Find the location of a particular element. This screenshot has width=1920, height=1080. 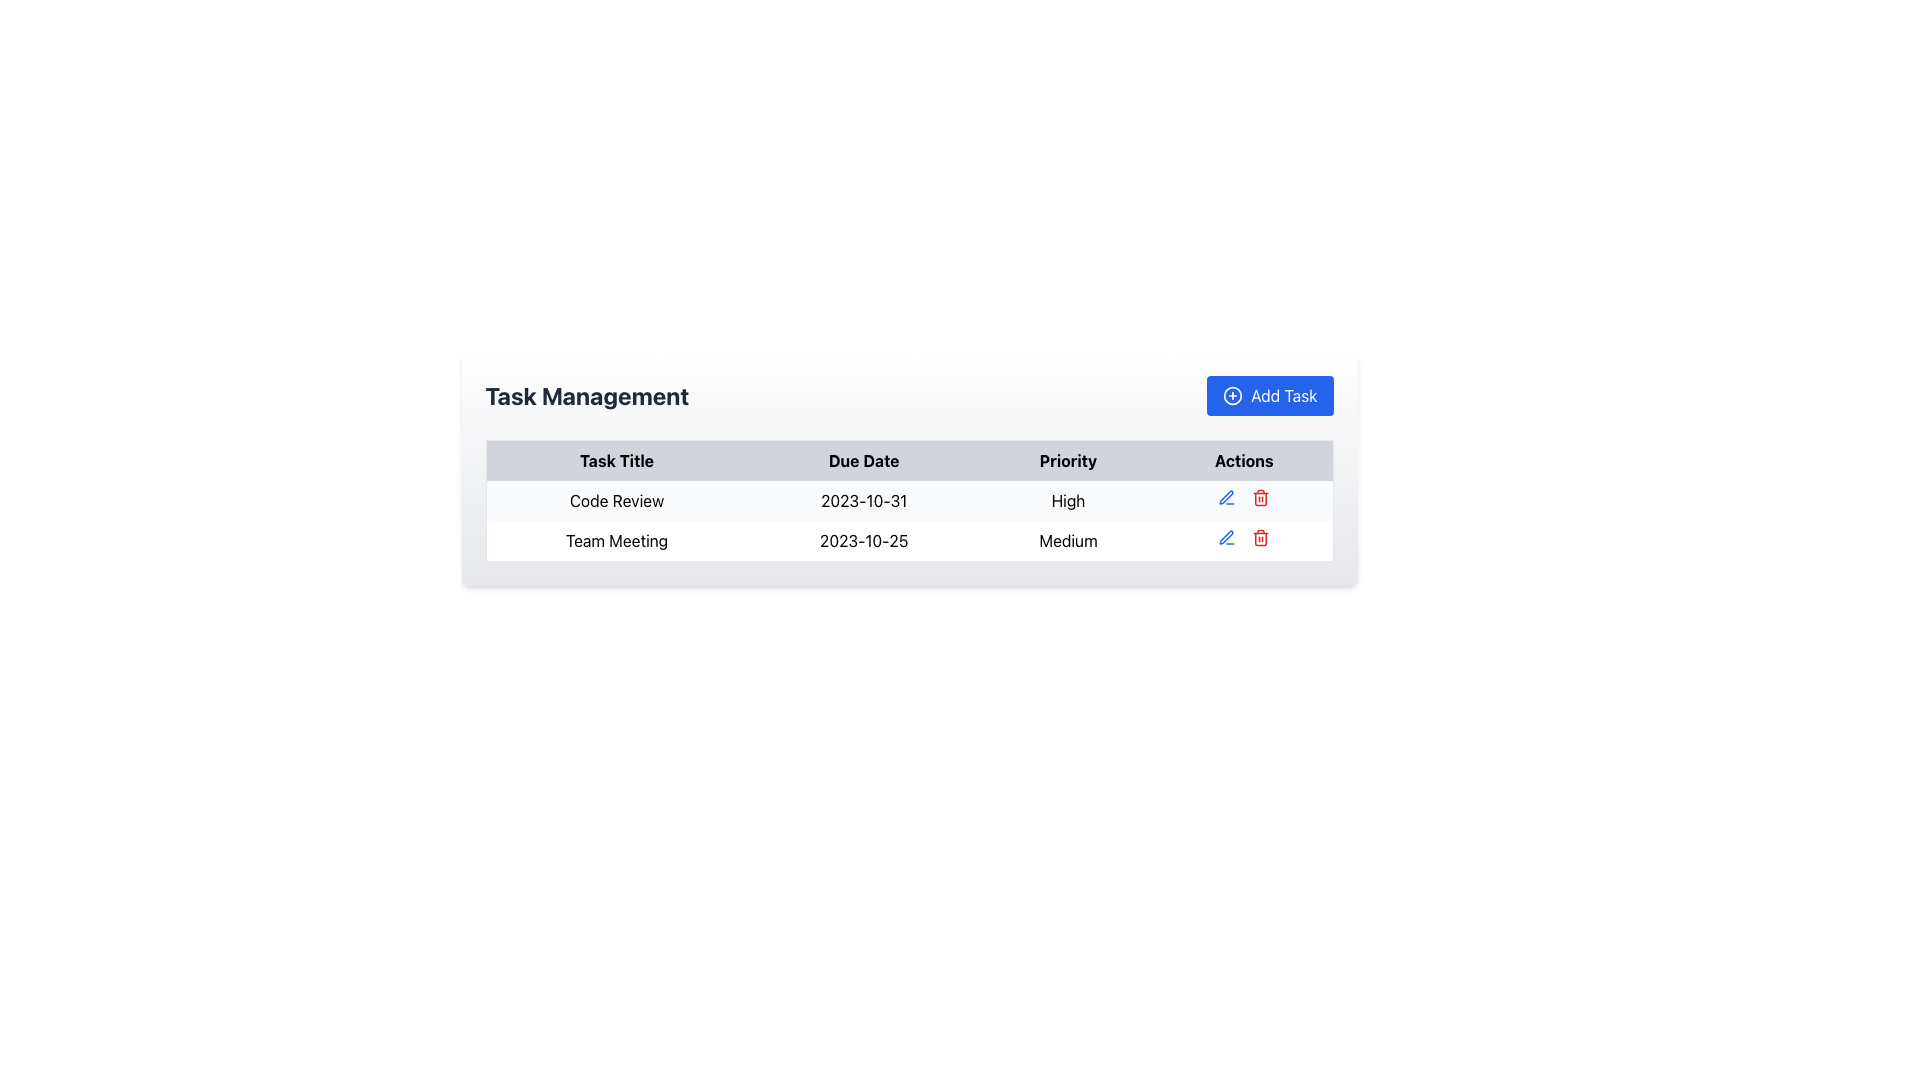

the 'Add Task' icon located to the left of the text 'Add Task' in the top-right corner button is located at coordinates (1232, 396).